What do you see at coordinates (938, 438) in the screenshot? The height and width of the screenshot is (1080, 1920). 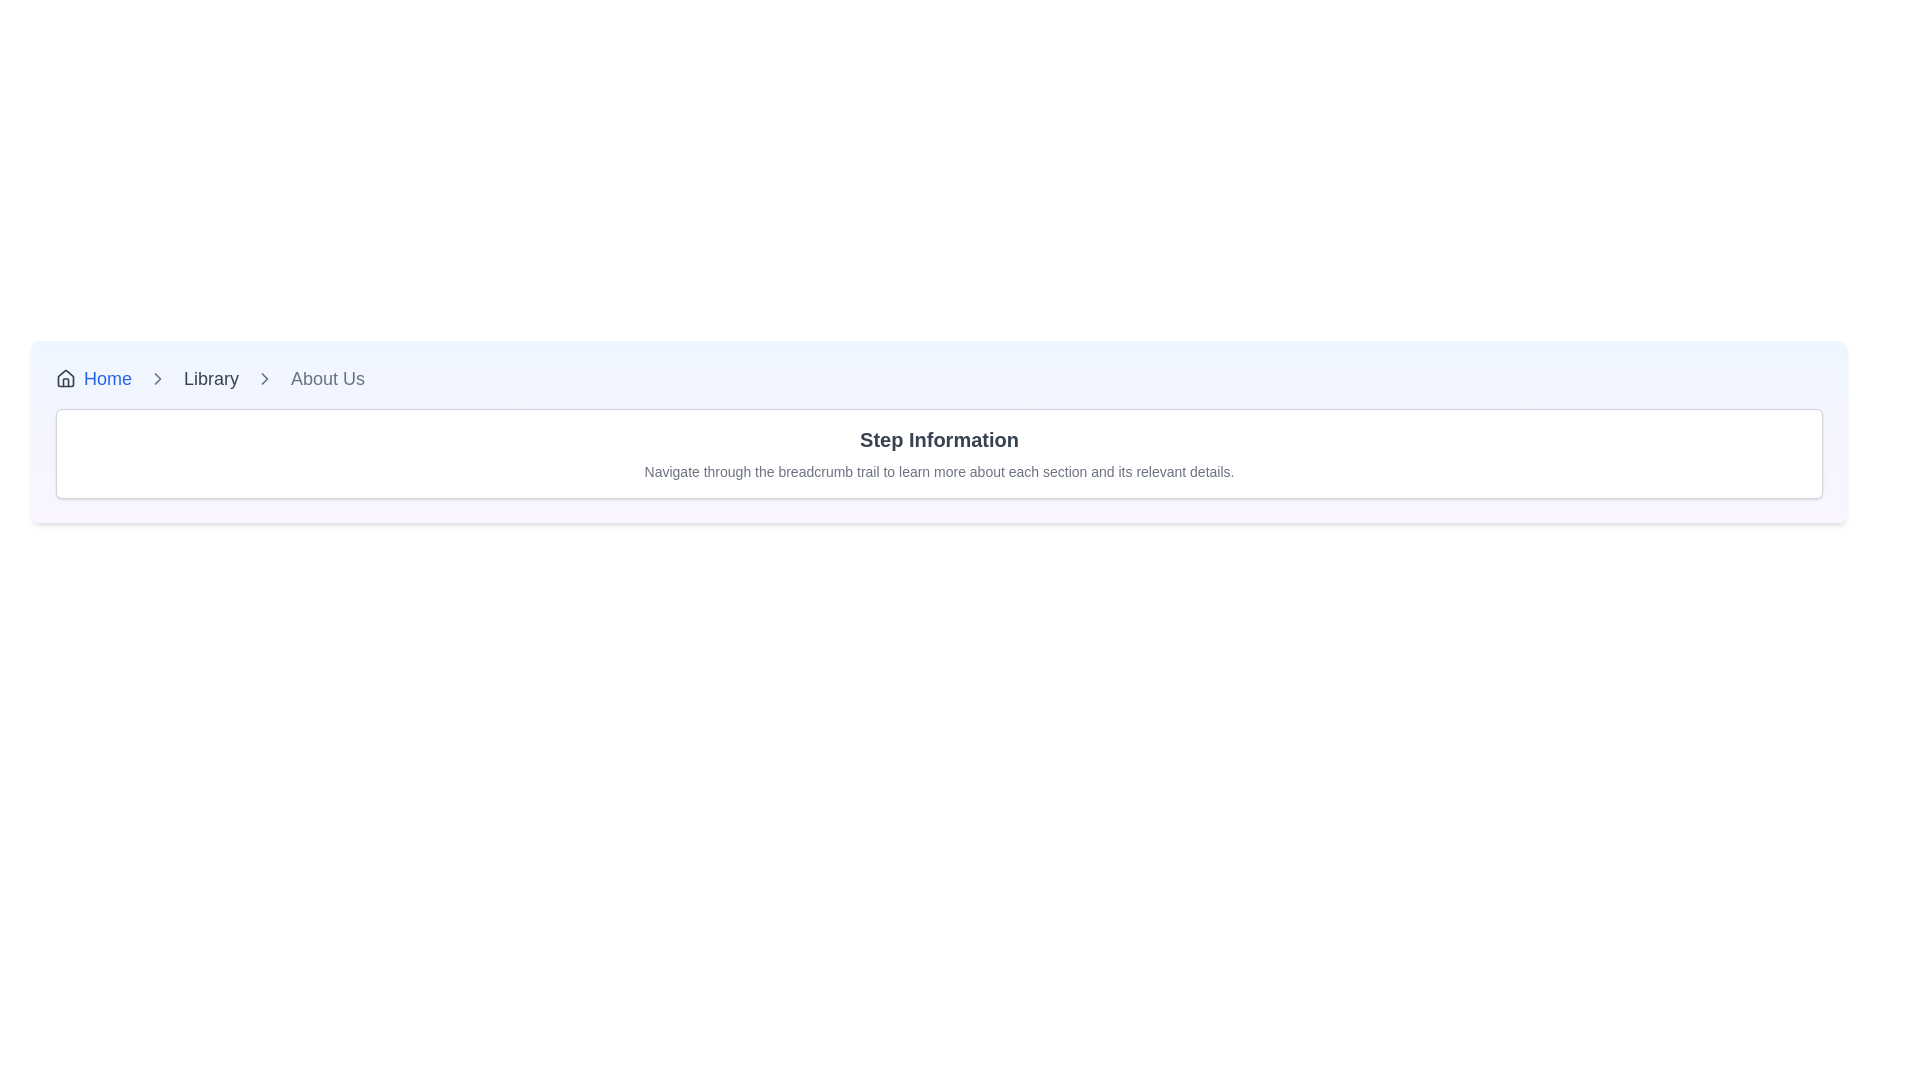 I see `text-based heading that serves as the title of the section, which reads 'Step Information', located at the center of the content block` at bounding box center [938, 438].